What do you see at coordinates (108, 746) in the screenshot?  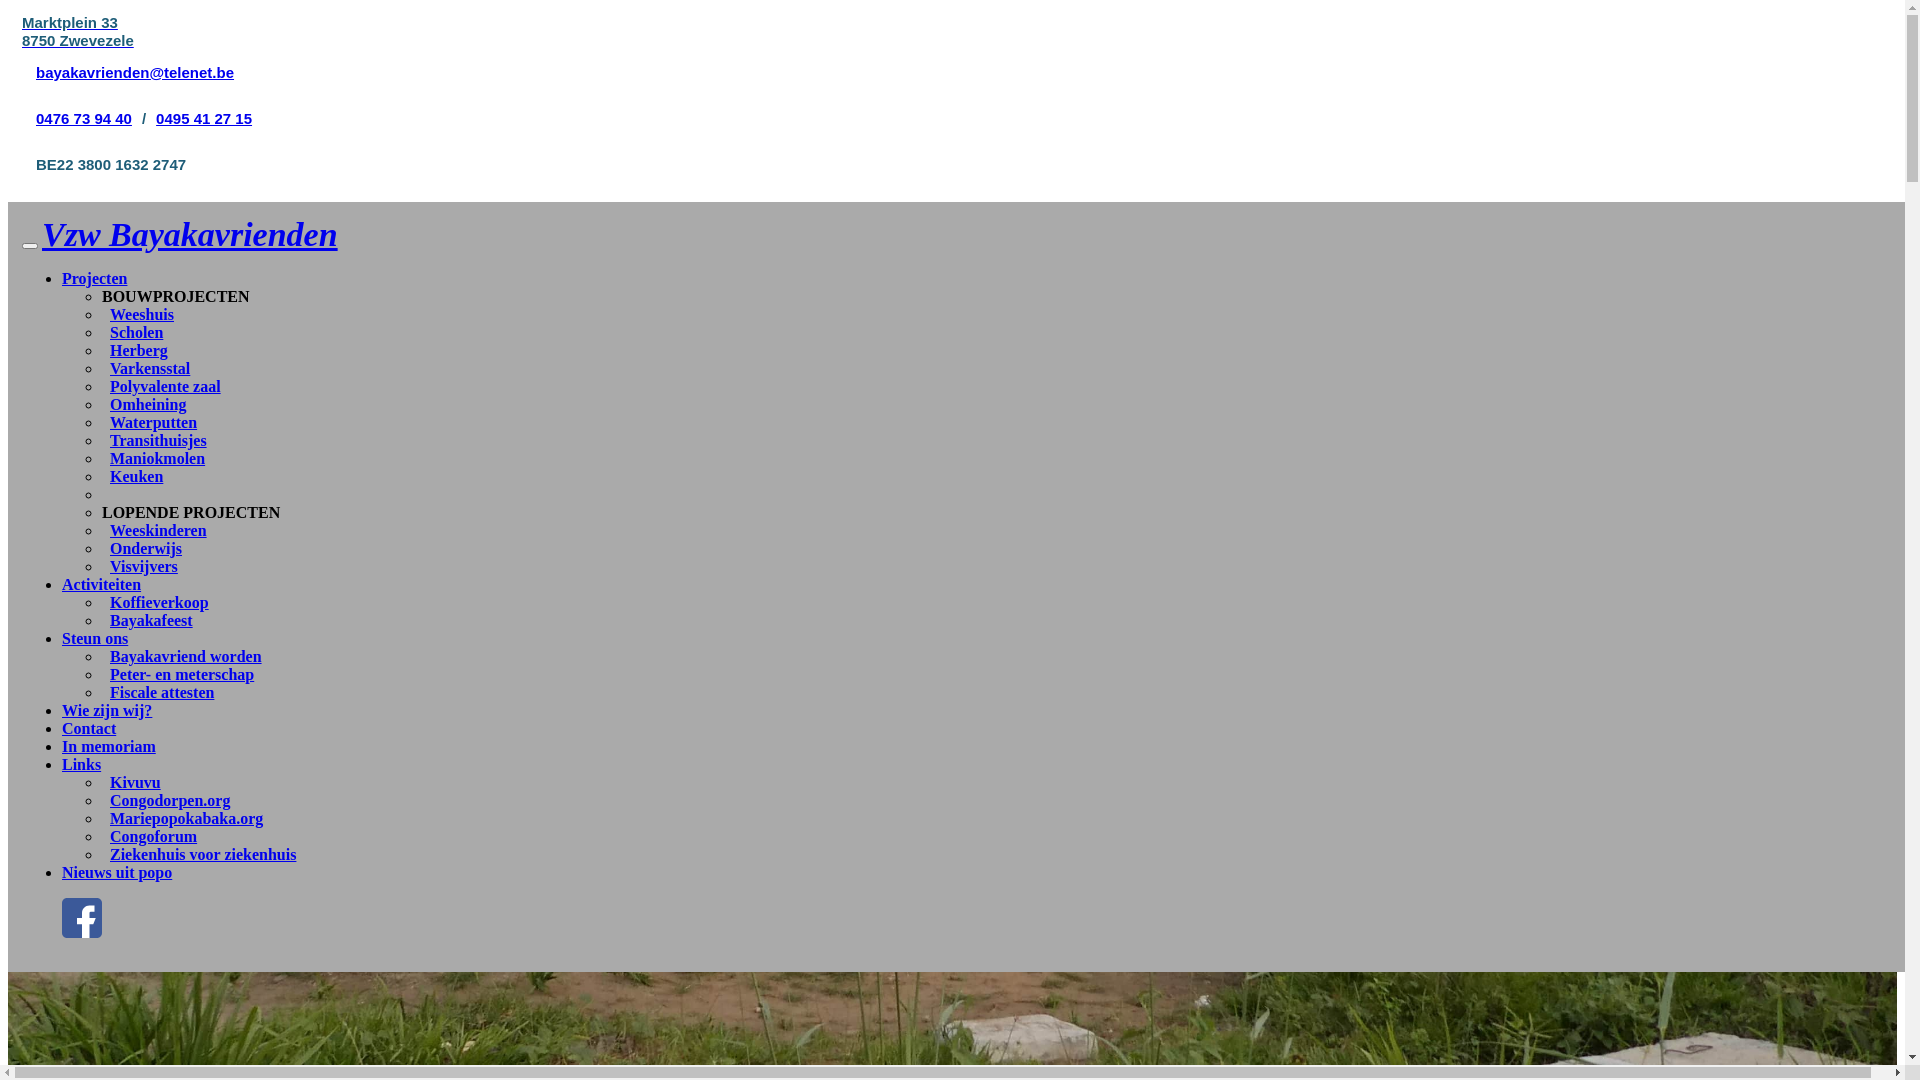 I see `'In memoriam'` at bounding box center [108, 746].